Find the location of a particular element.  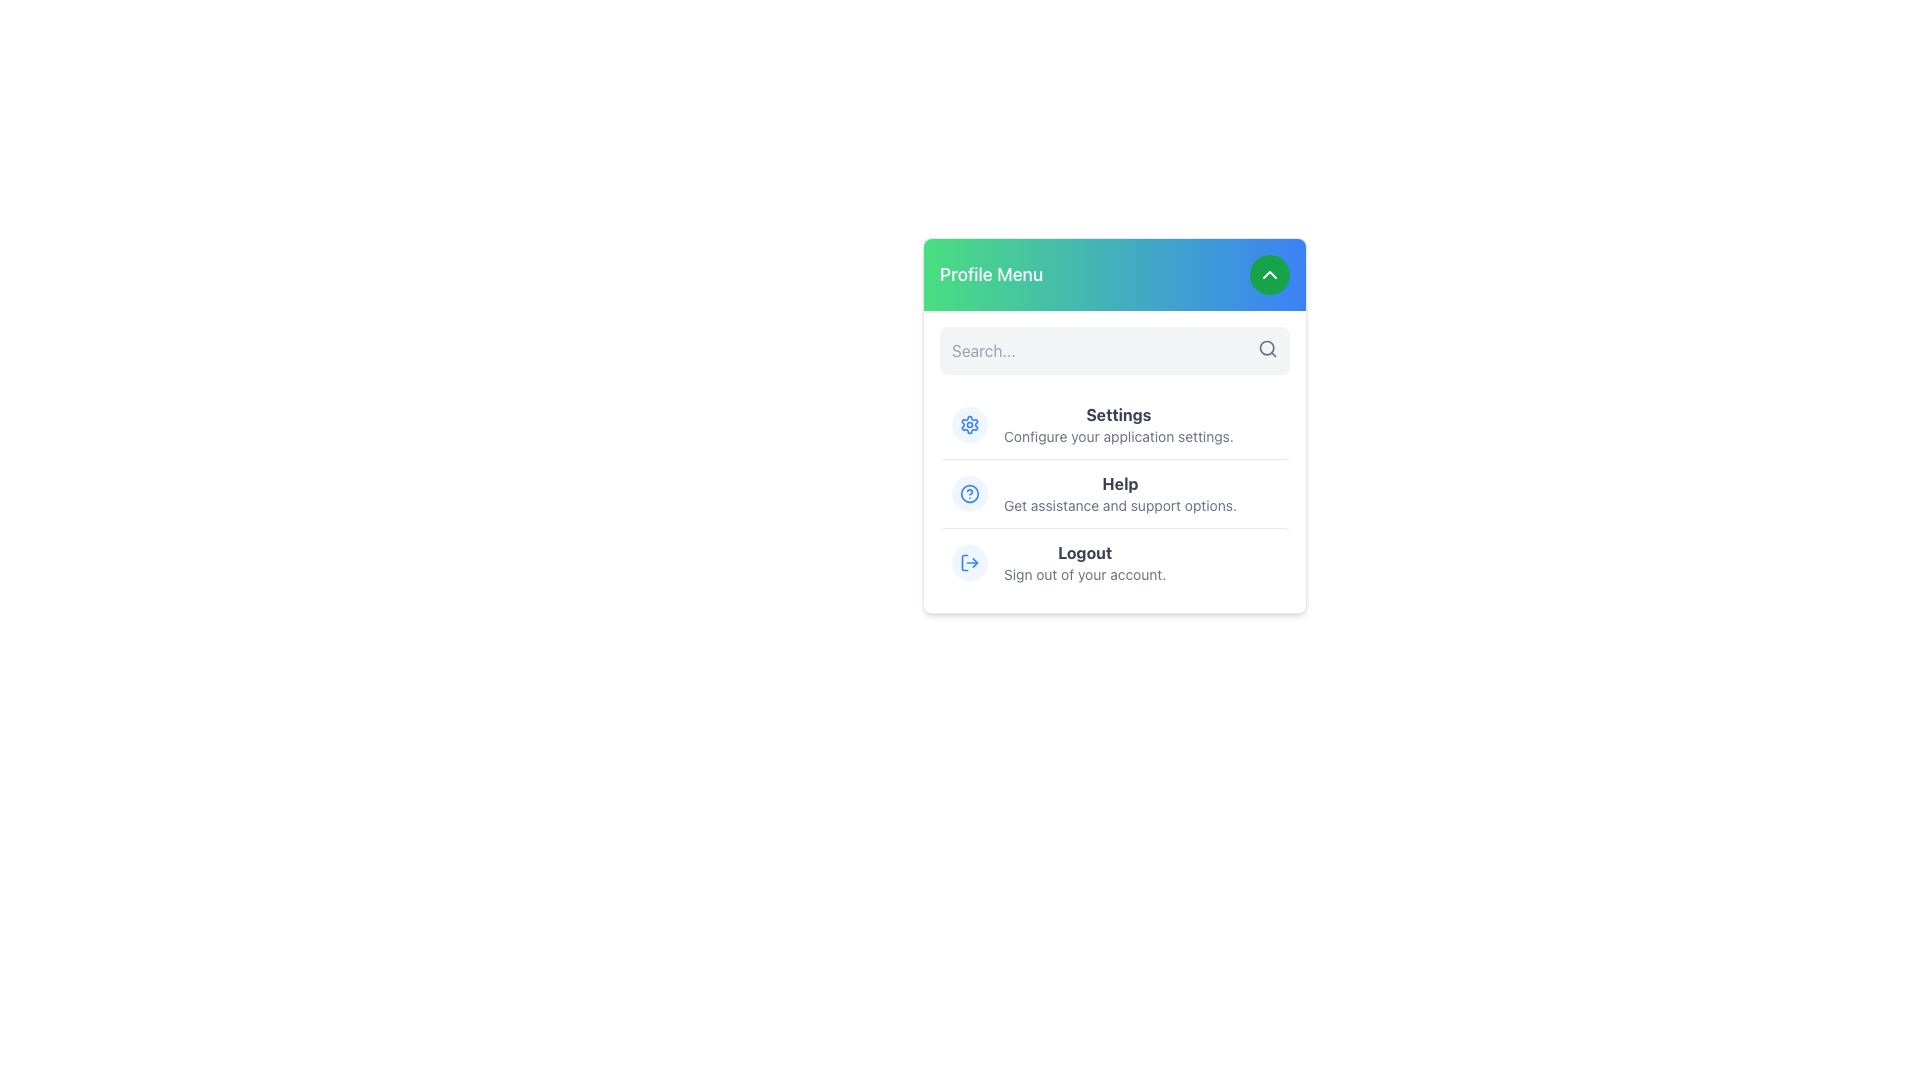

the 'Help' icon located to the left of the bolded text 'Help' in the second list item of the menu is located at coordinates (969, 493).